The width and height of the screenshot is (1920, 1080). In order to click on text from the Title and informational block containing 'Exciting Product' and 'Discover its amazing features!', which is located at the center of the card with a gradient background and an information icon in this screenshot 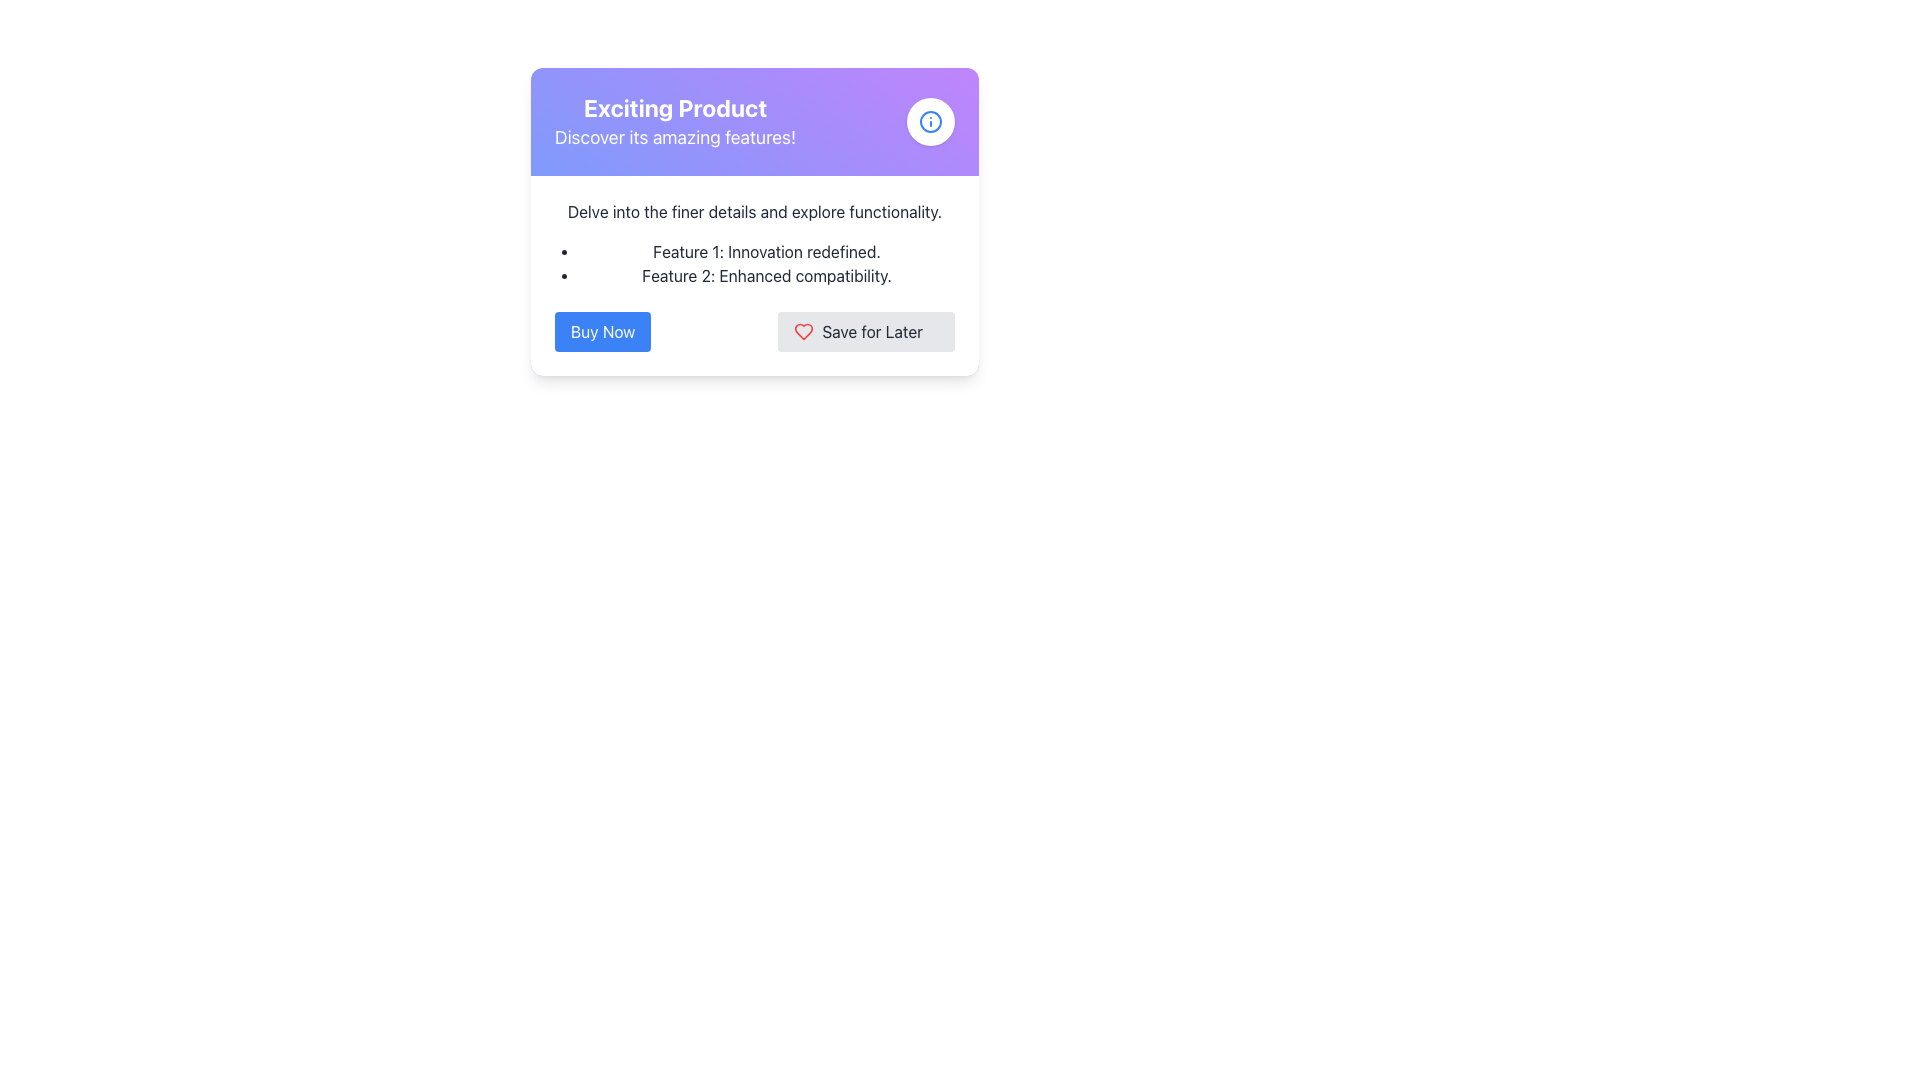, I will do `click(753, 122)`.